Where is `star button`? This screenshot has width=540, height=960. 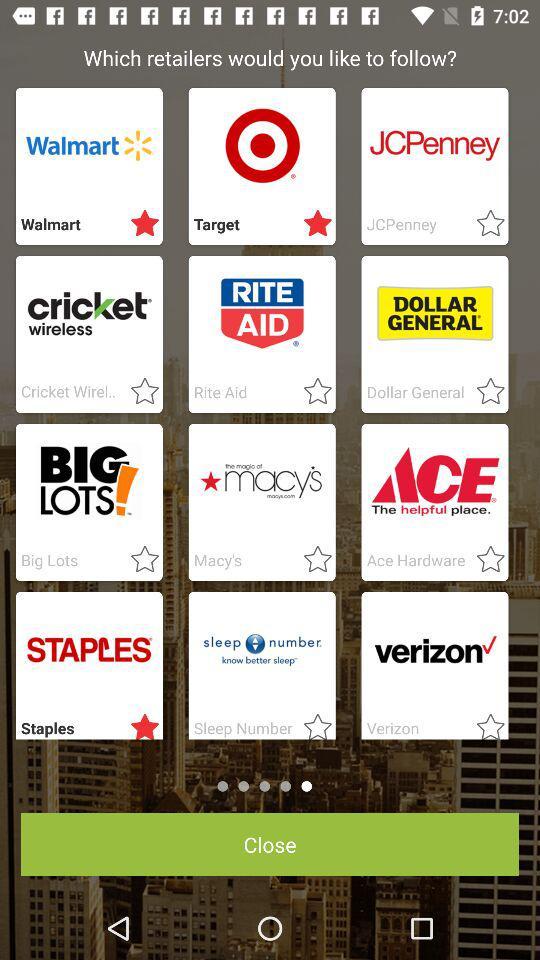
star button is located at coordinates (483, 722).